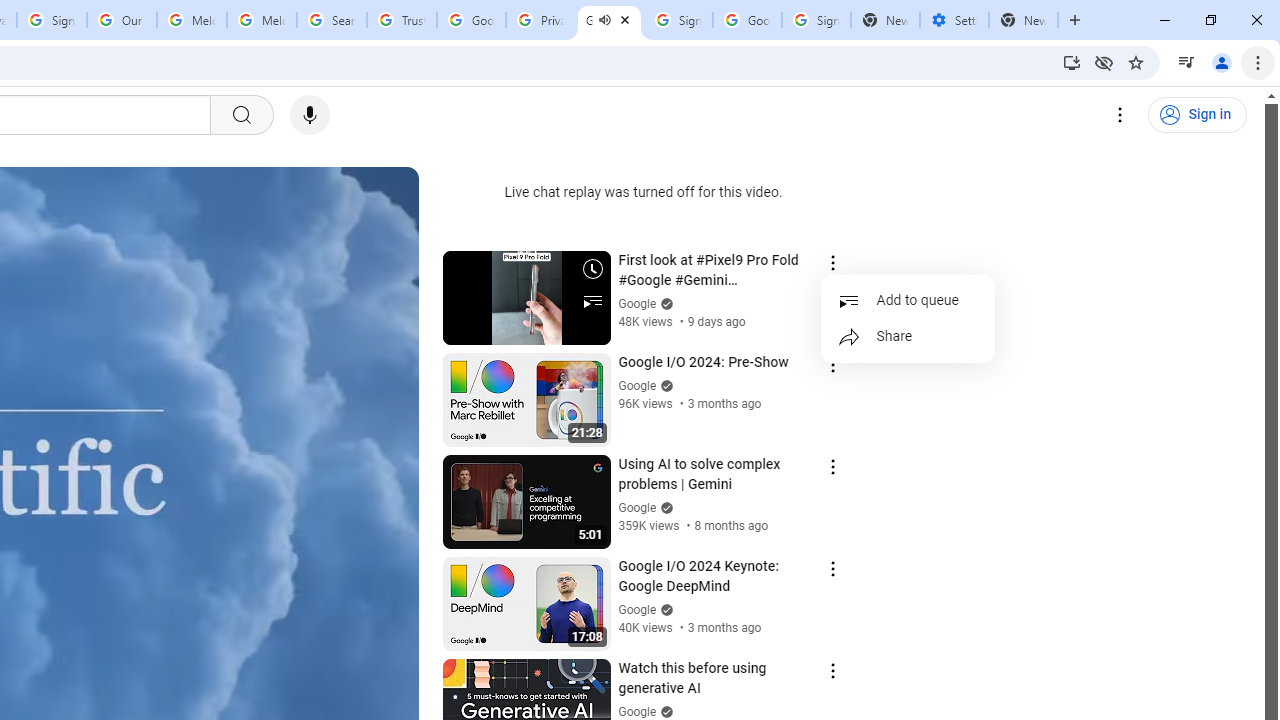 The image size is (1280, 720). What do you see at coordinates (816, 20) in the screenshot?
I see `'Sign in - Google Accounts'` at bounding box center [816, 20].